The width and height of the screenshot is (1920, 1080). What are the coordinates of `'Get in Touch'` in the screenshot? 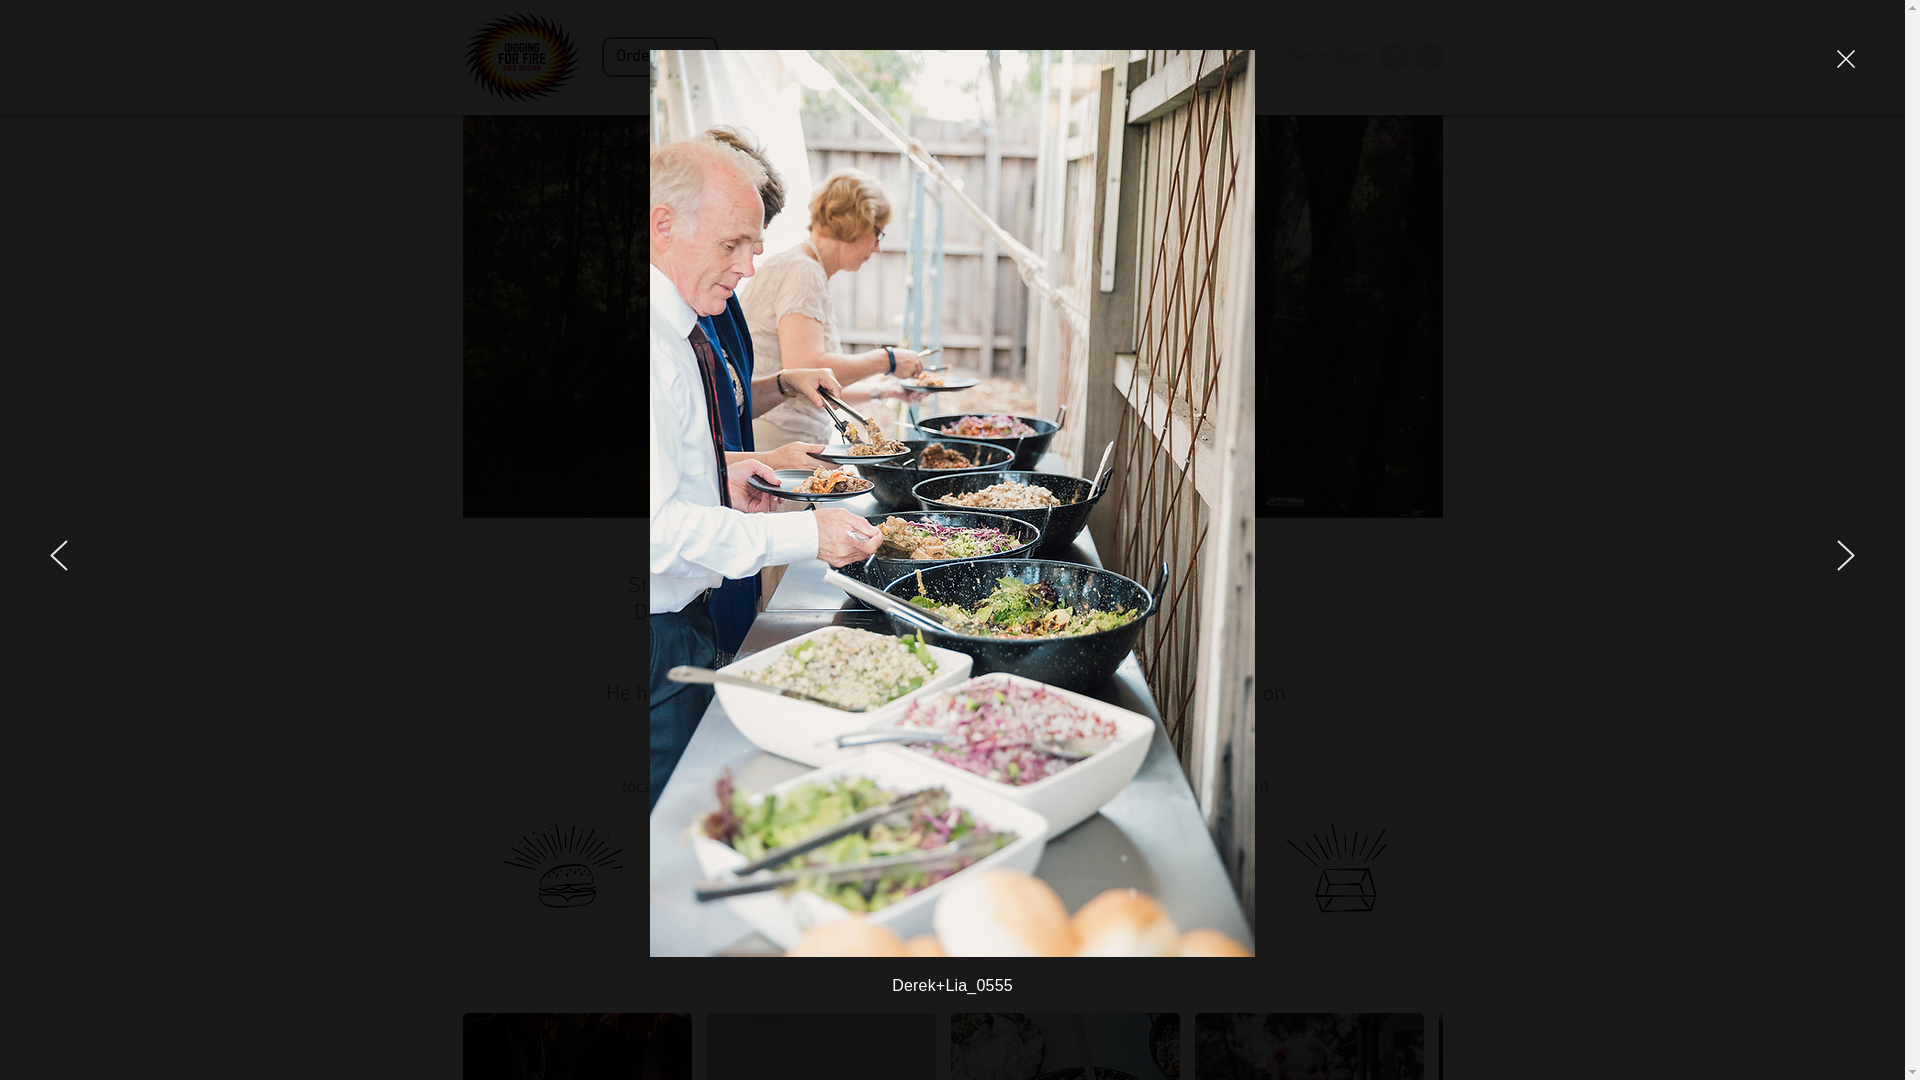 It's located at (1329, 56).